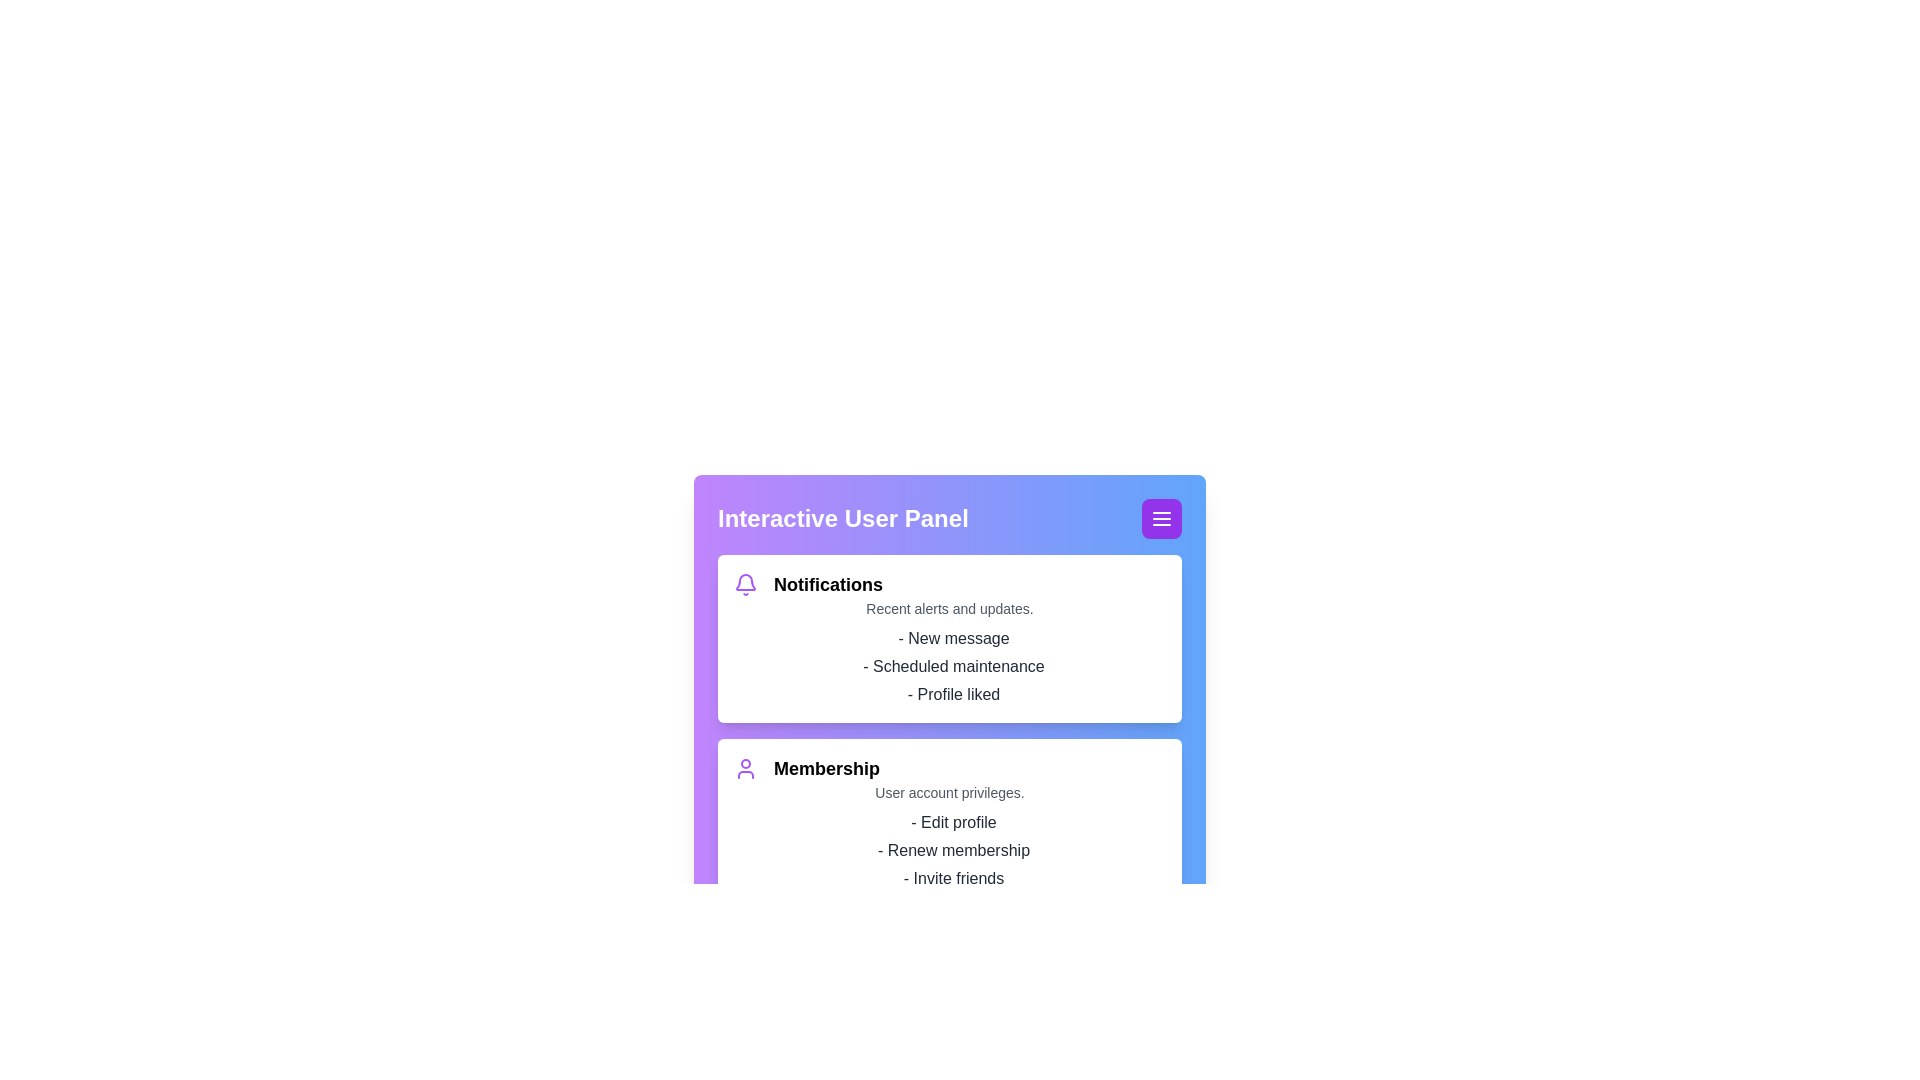 The height and width of the screenshot is (1080, 1920). Describe the element at coordinates (949, 639) in the screenshot. I see `the notifications section to read its content` at that location.